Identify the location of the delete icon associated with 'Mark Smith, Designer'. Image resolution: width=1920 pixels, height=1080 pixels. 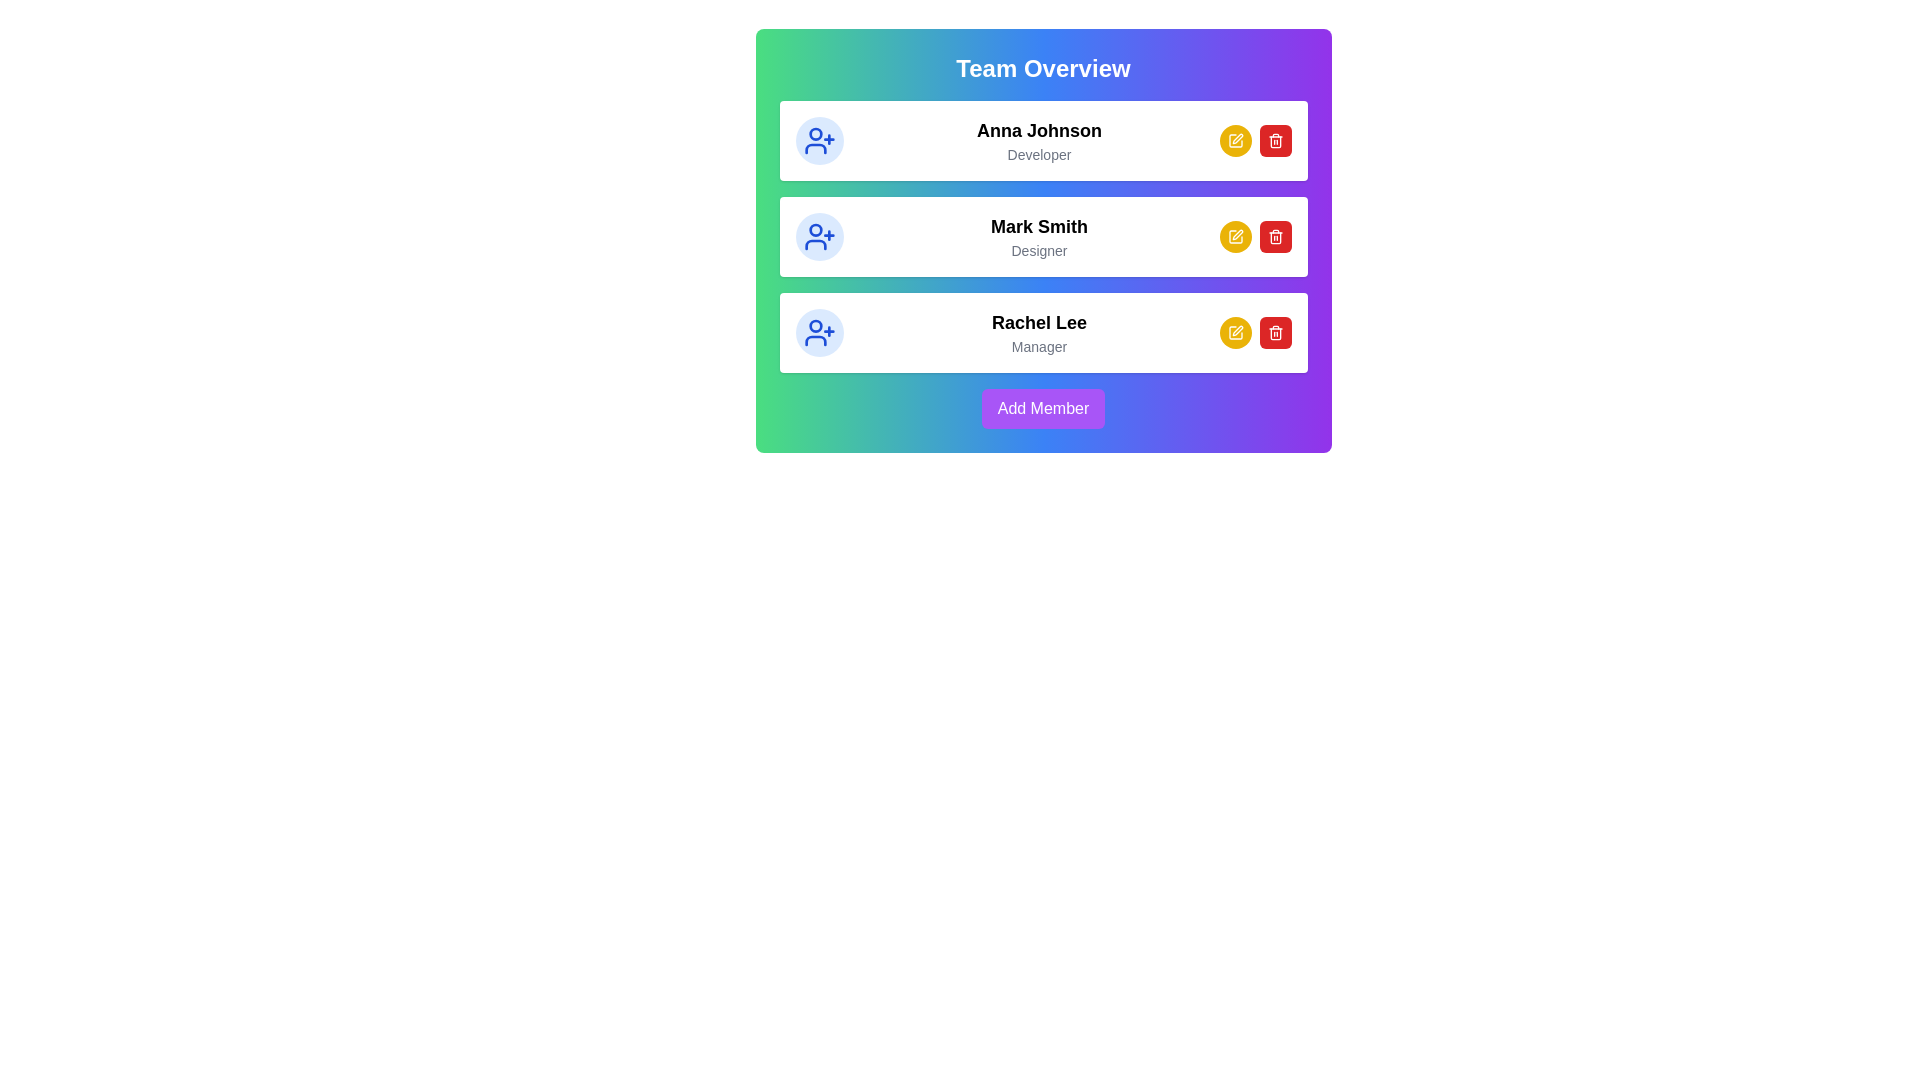
(1274, 235).